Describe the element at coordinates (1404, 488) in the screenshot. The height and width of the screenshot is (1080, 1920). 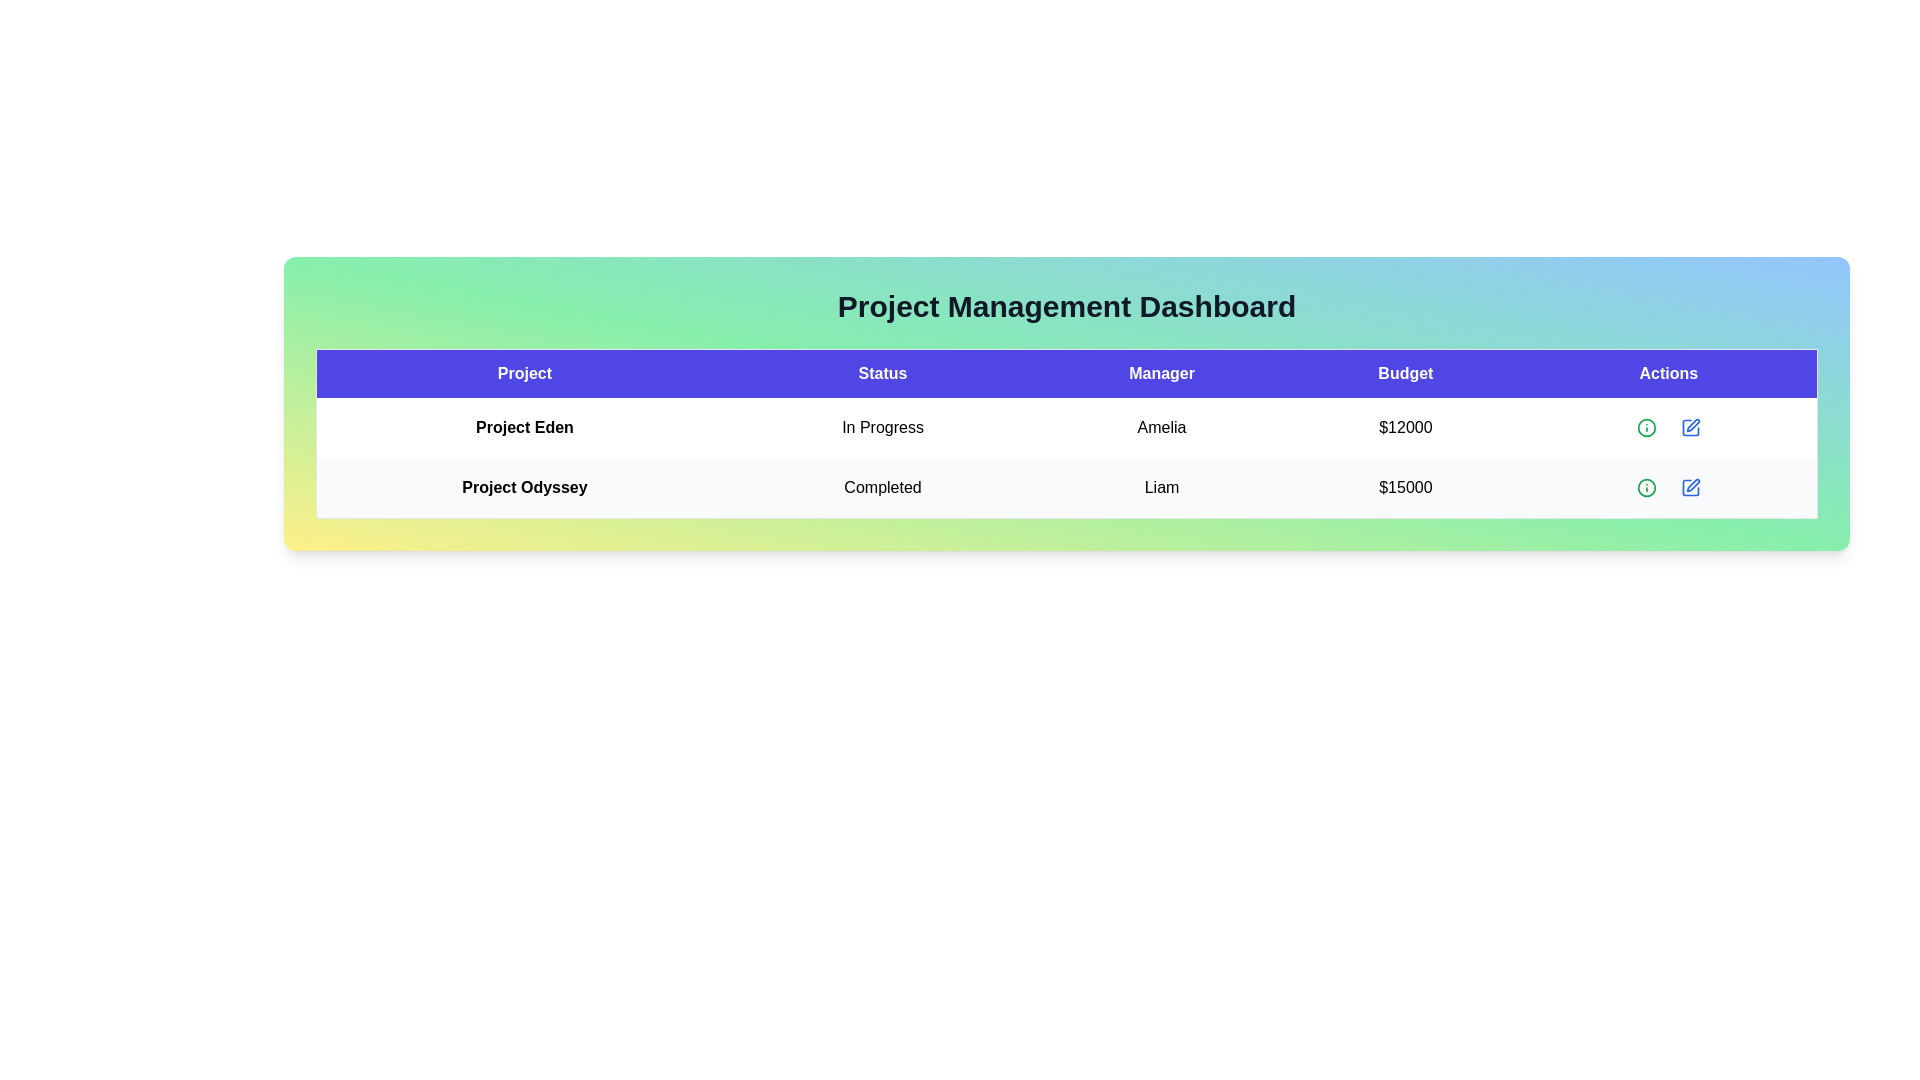
I see `value displayed in the 'Budget' column of the second row in the project table, which is represented by a Text label` at that location.